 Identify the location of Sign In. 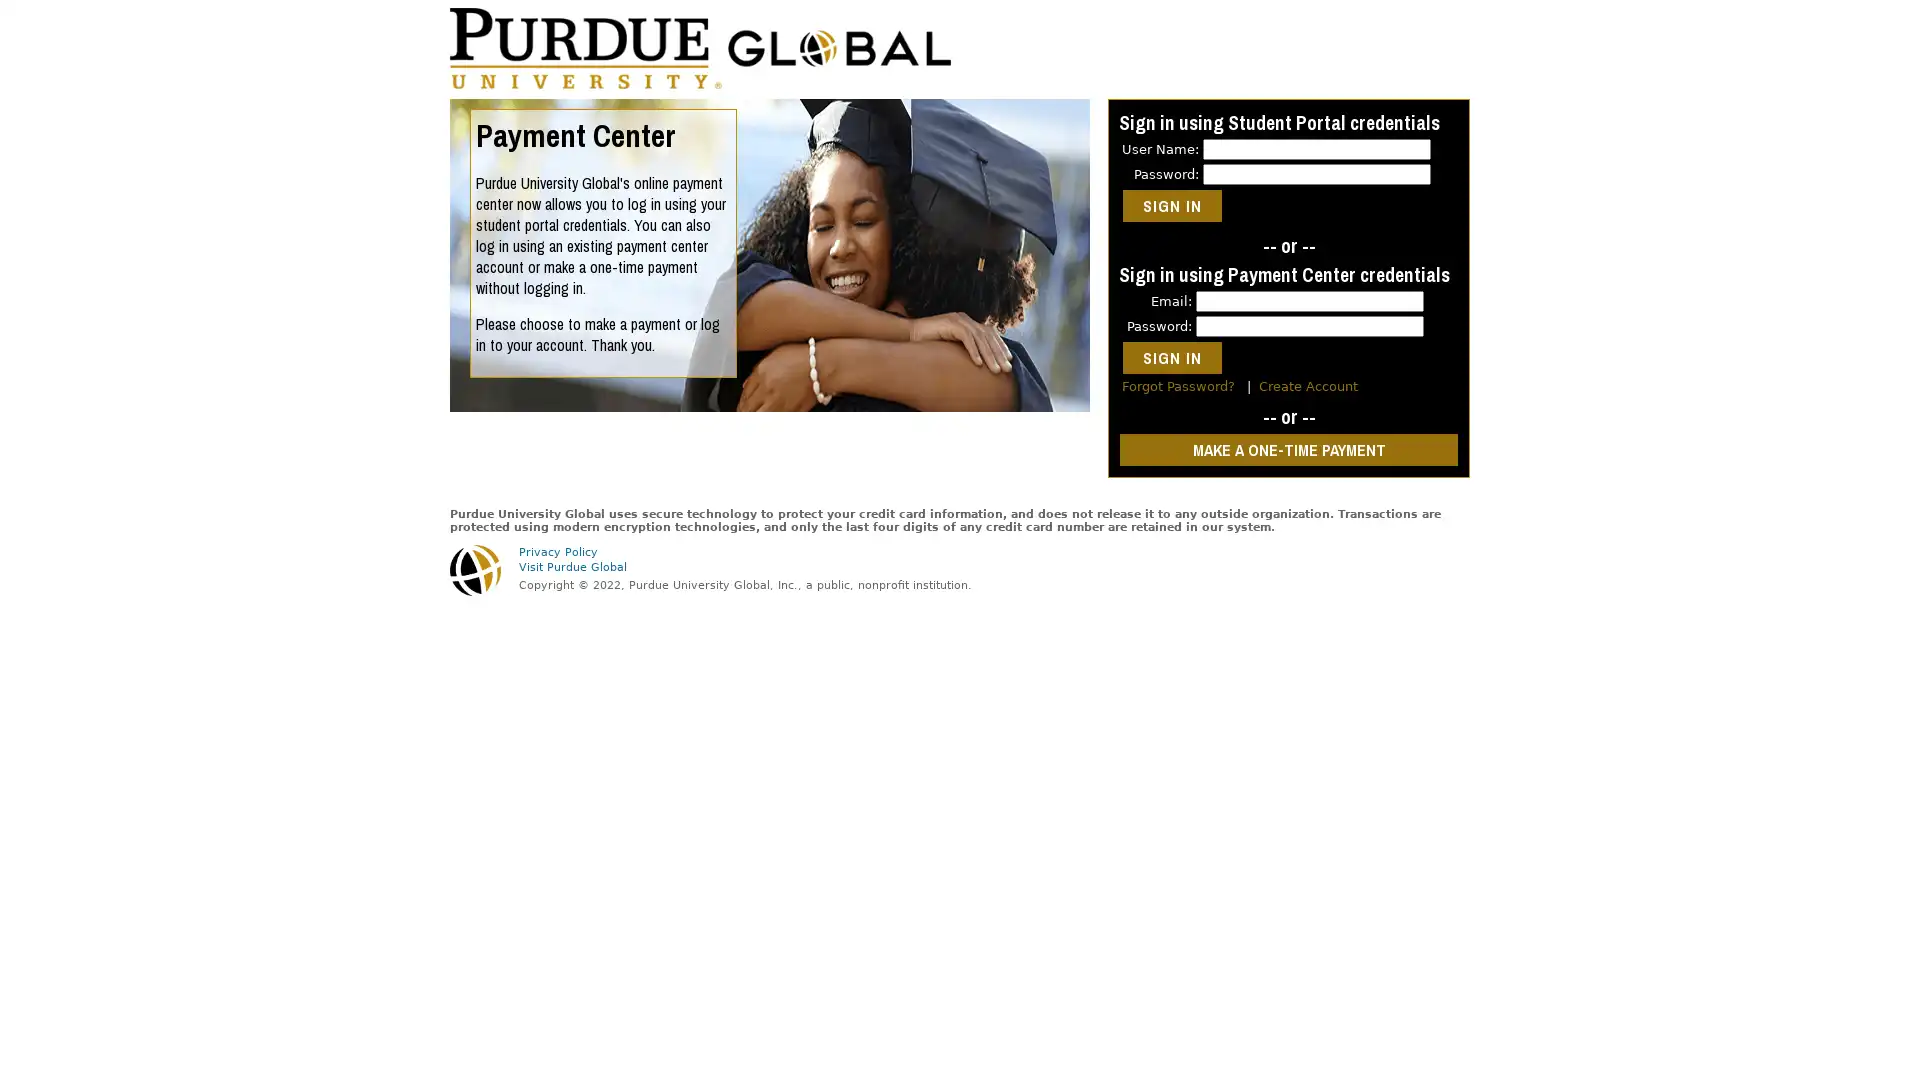
(1172, 357).